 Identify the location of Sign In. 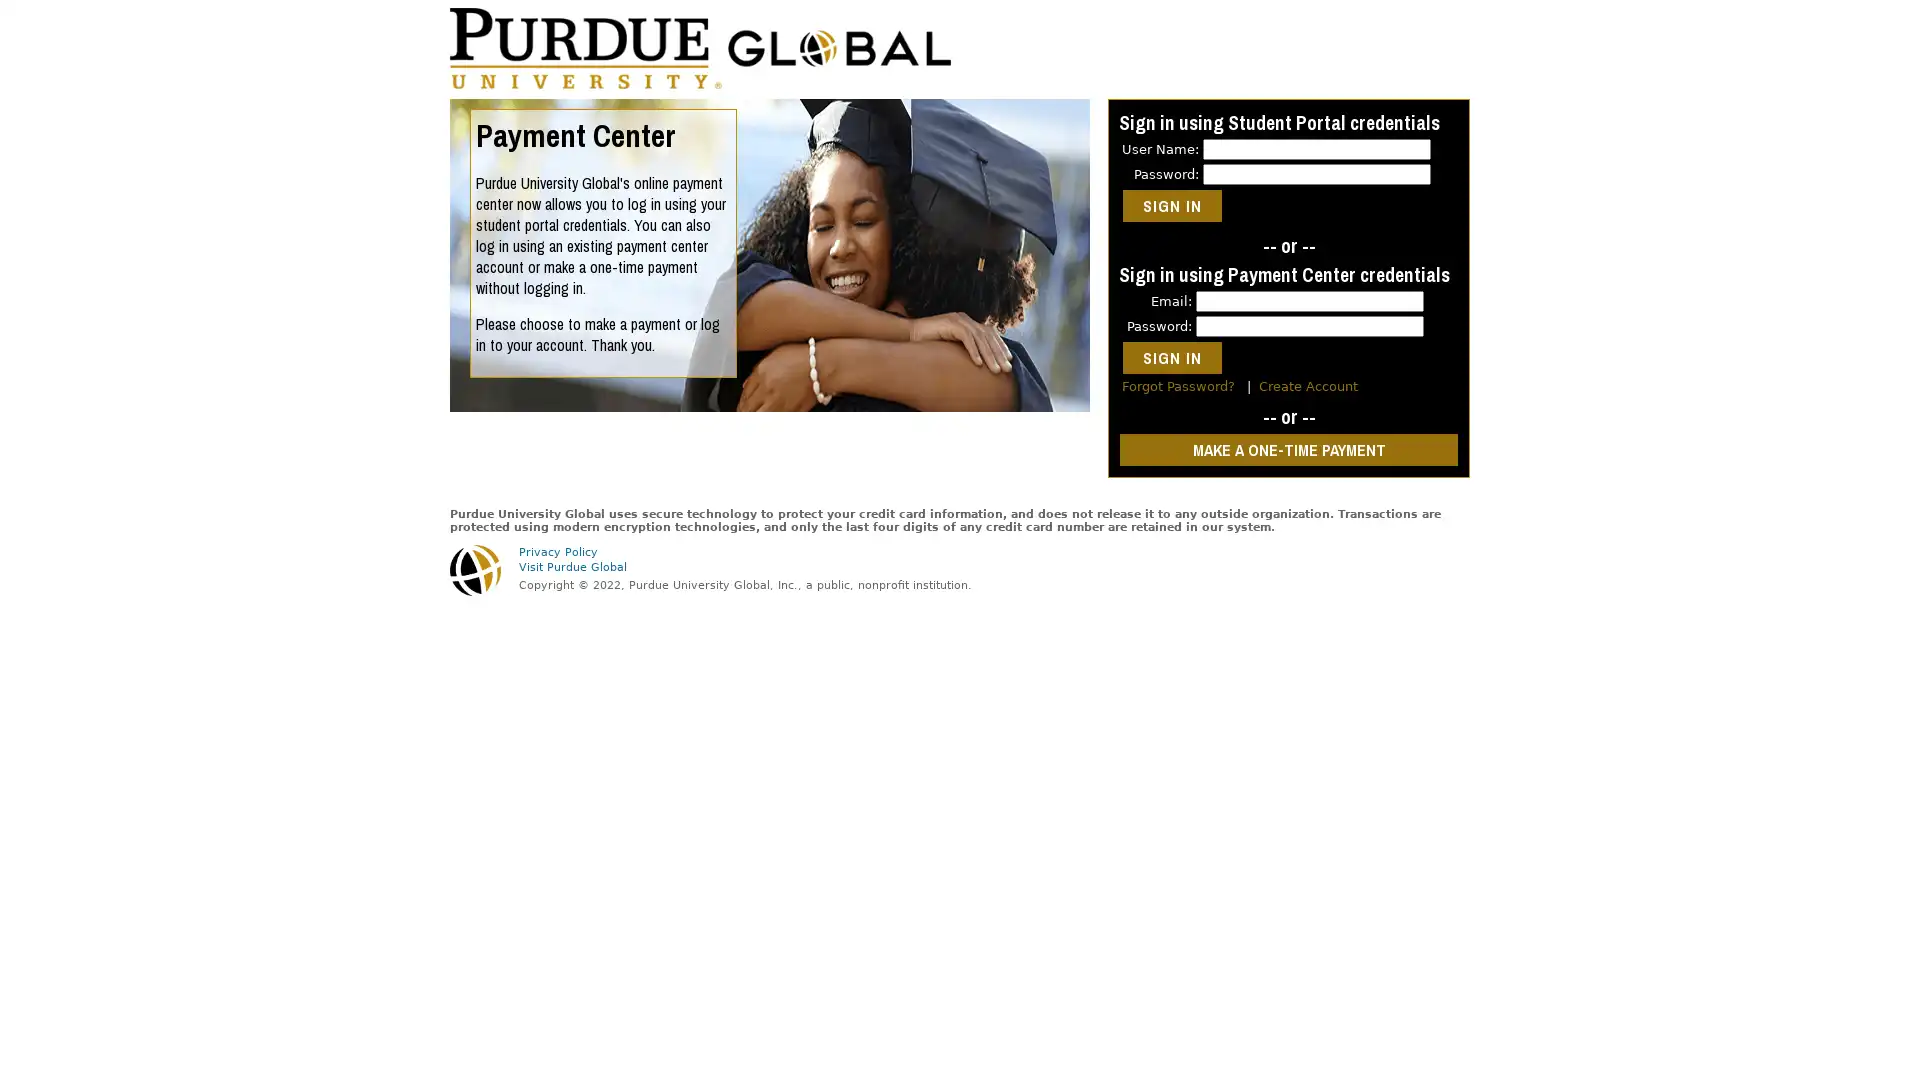
(1172, 357).